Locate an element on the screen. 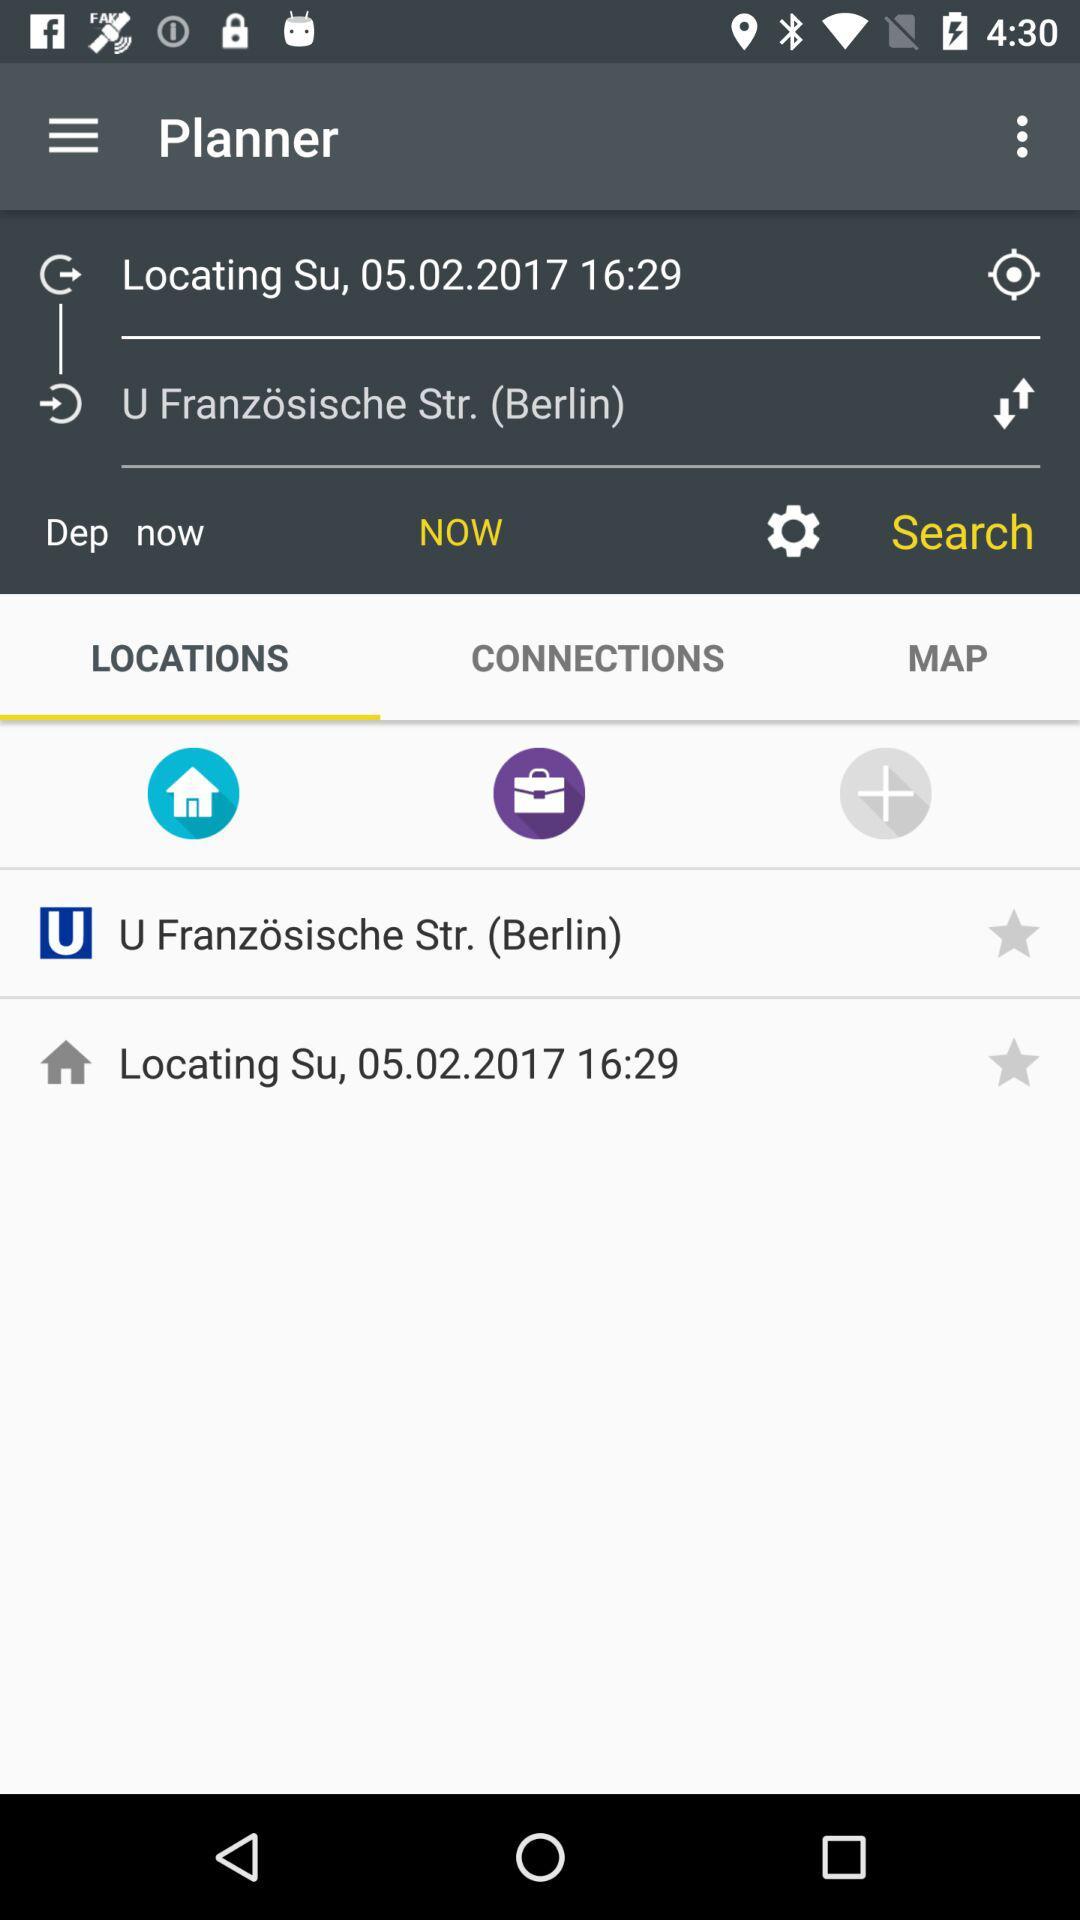  the swap icon is located at coordinates (193, 792).